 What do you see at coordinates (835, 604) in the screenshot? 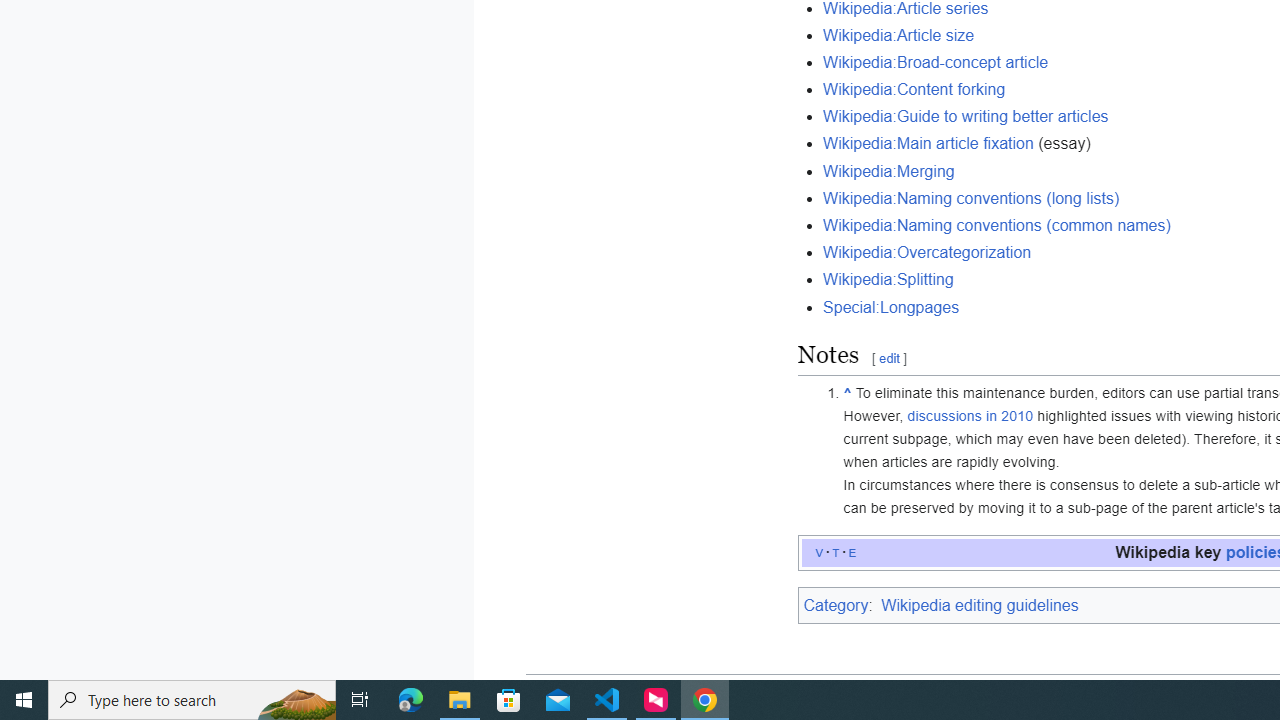
I see `'Category'` at bounding box center [835, 604].